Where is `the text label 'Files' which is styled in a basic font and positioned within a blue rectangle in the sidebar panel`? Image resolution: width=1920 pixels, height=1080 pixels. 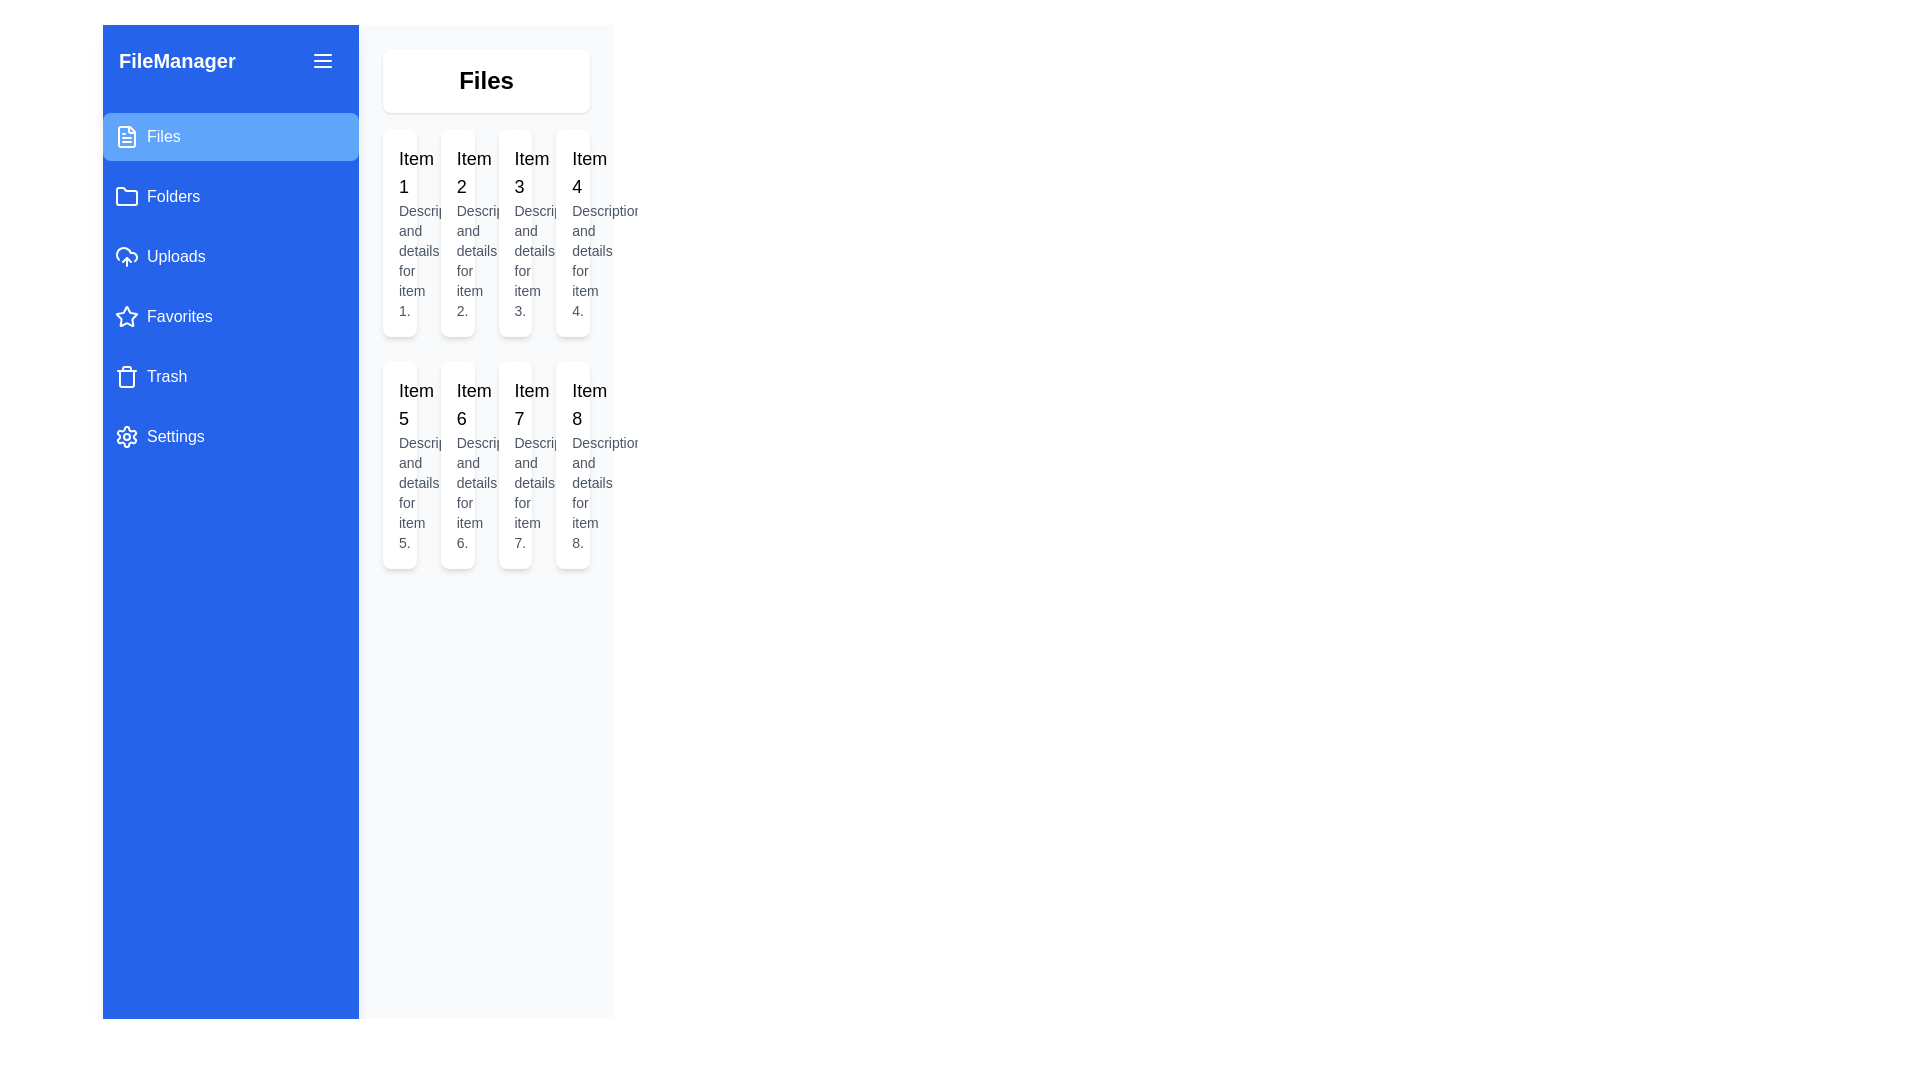
the text label 'Files' which is styled in a basic font and positioned within a blue rectangle in the sidebar panel is located at coordinates (163, 136).